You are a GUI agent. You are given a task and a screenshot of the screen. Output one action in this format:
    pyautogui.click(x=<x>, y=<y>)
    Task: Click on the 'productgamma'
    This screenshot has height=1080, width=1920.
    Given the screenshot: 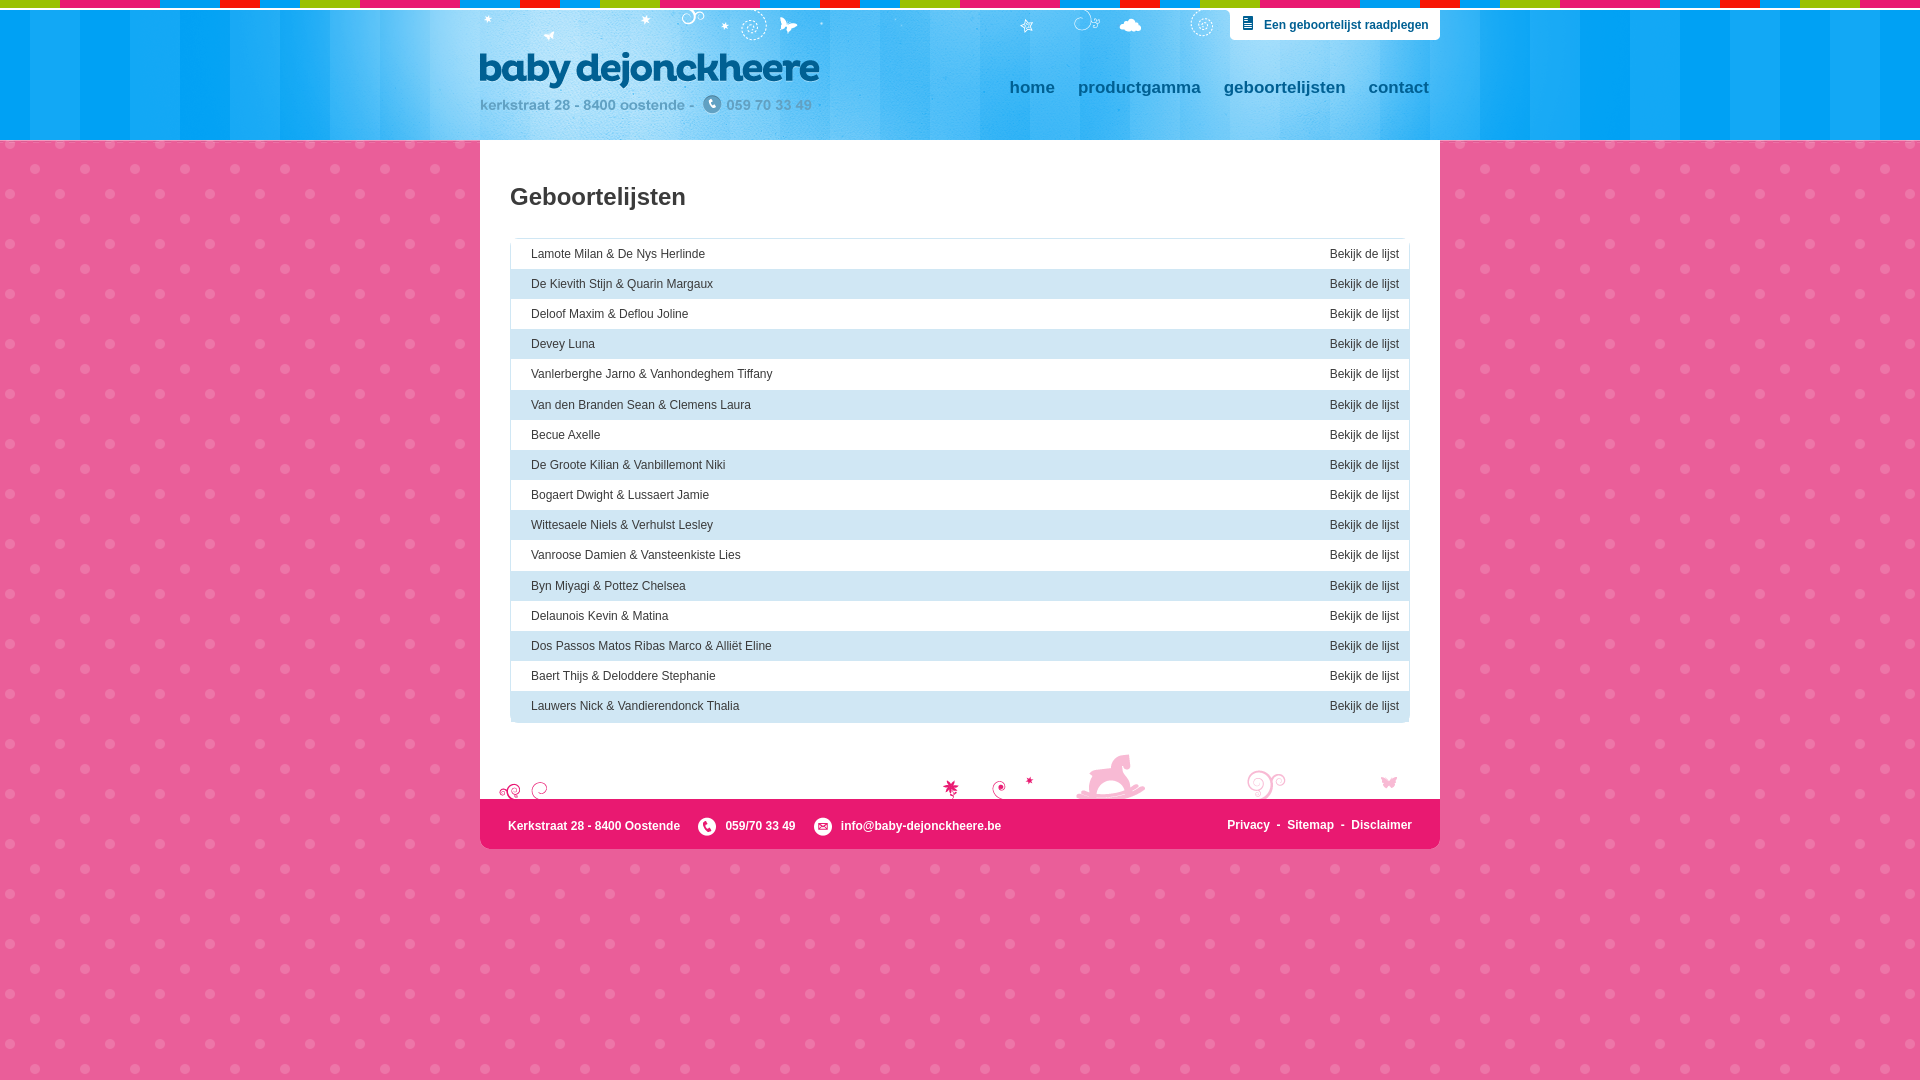 What is the action you would take?
    pyautogui.click(x=1065, y=86)
    